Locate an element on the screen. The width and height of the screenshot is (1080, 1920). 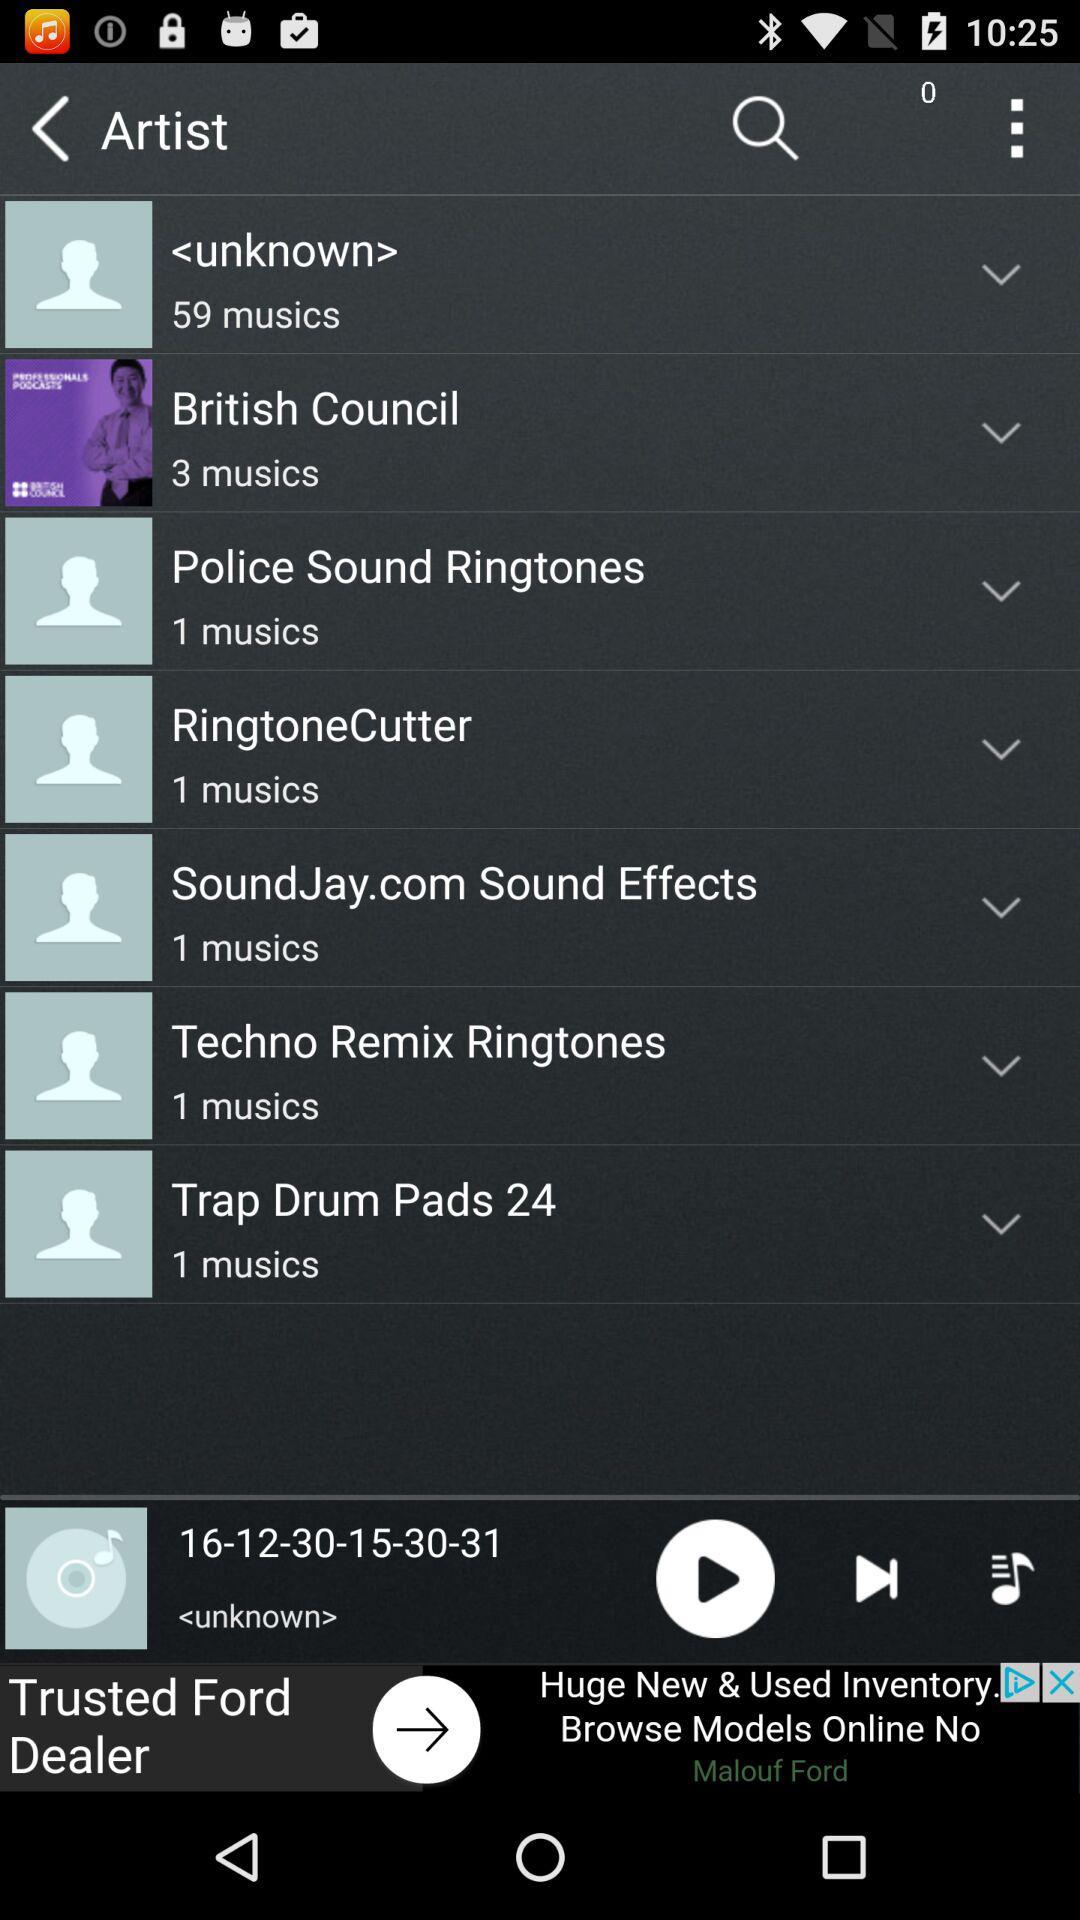
the playlist icon is located at coordinates (1012, 1688).